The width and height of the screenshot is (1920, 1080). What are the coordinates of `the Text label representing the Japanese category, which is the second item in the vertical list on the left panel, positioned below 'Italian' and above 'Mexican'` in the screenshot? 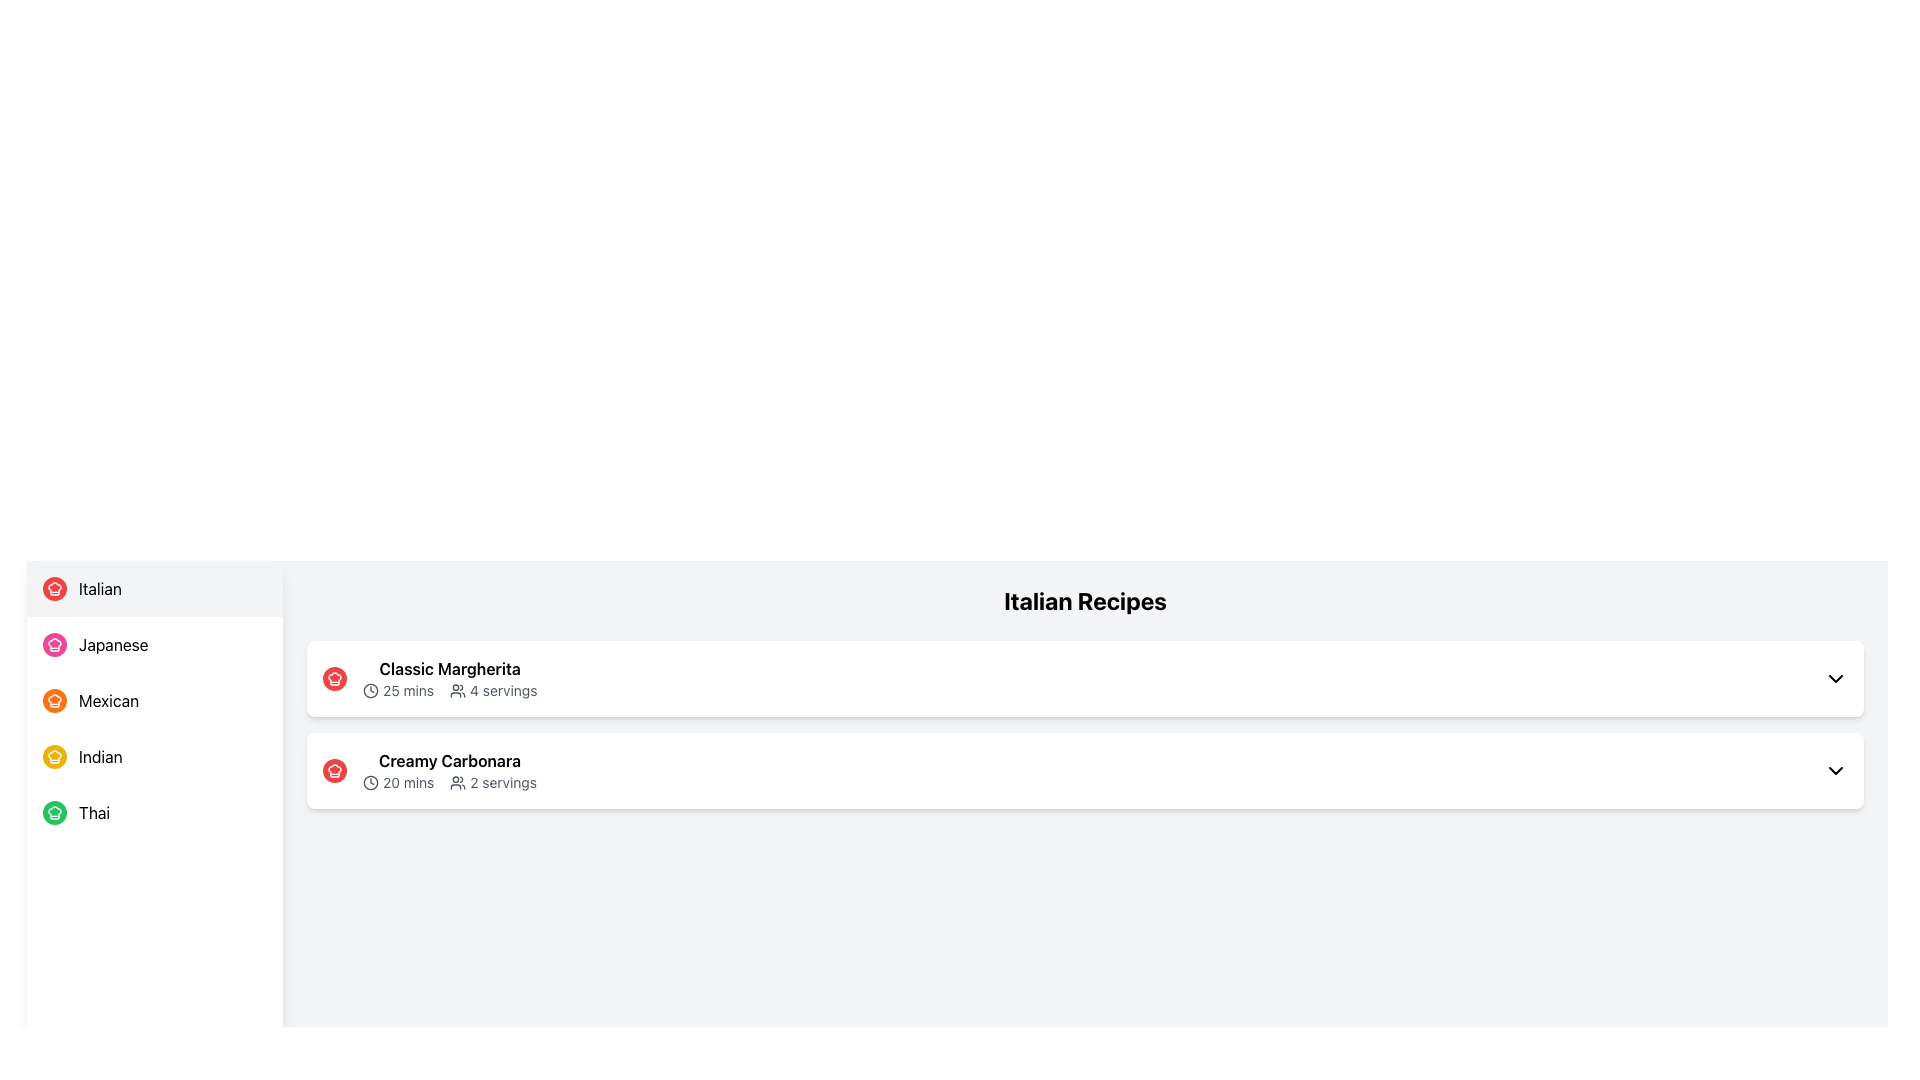 It's located at (112, 644).